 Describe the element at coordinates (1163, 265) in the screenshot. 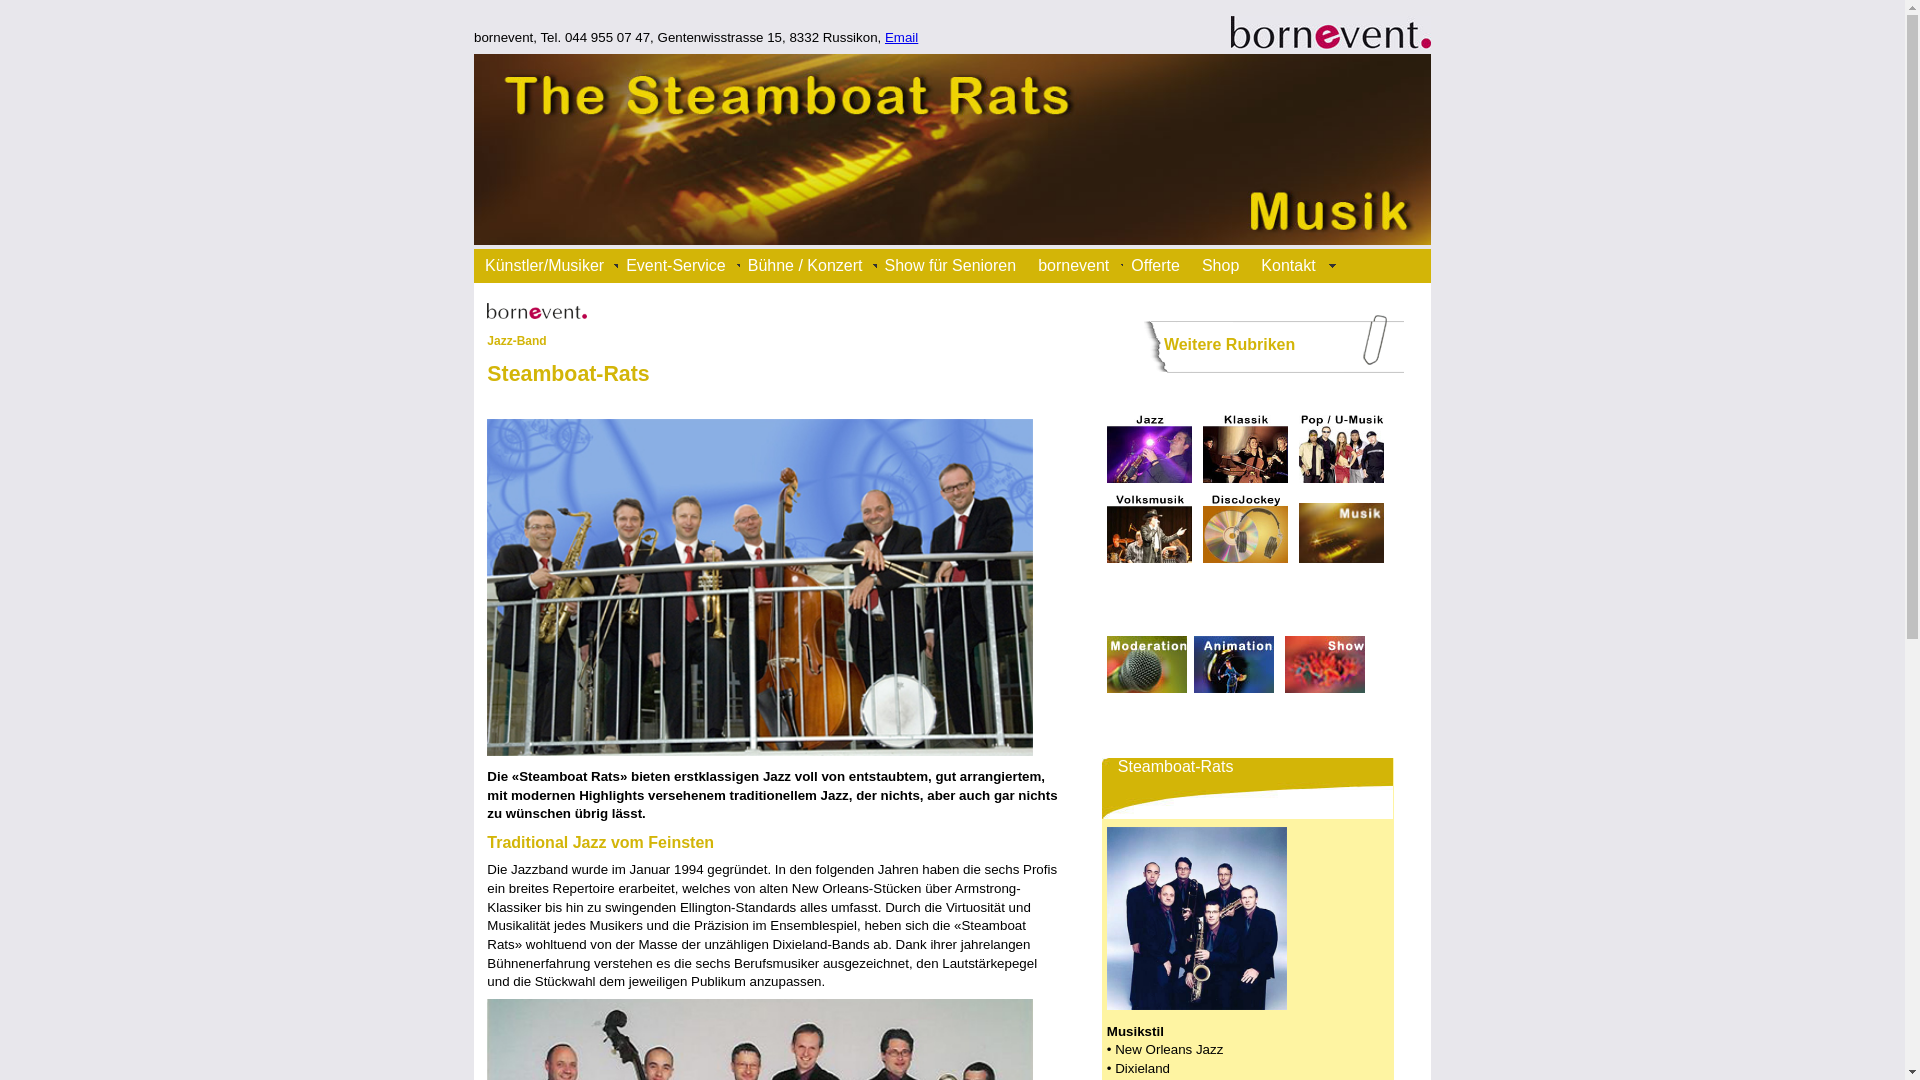

I see `'Offerte'` at that location.